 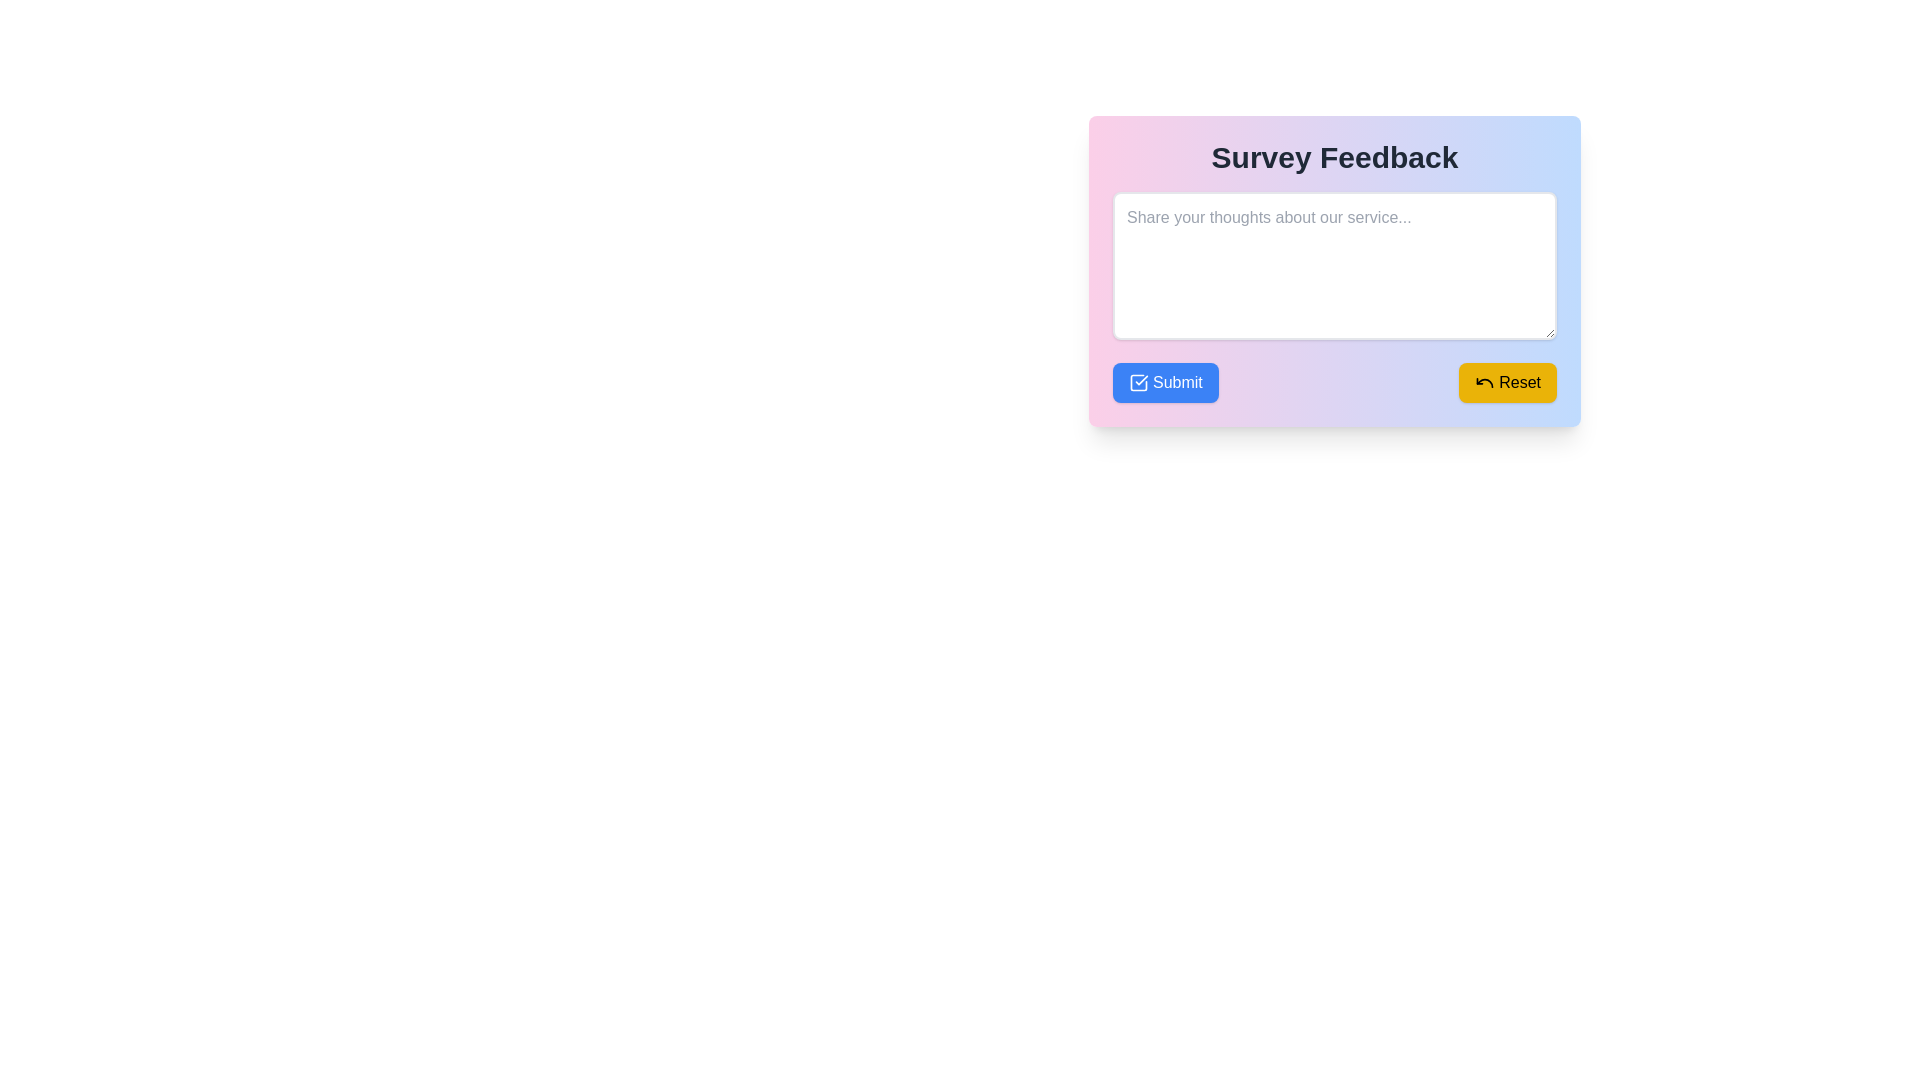 What do you see at coordinates (1485, 382) in the screenshot?
I see `the undo icon, which is a small black curved arrow located inside the yellow 'Reset' button at the bottom-right of the feedback form` at bounding box center [1485, 382].